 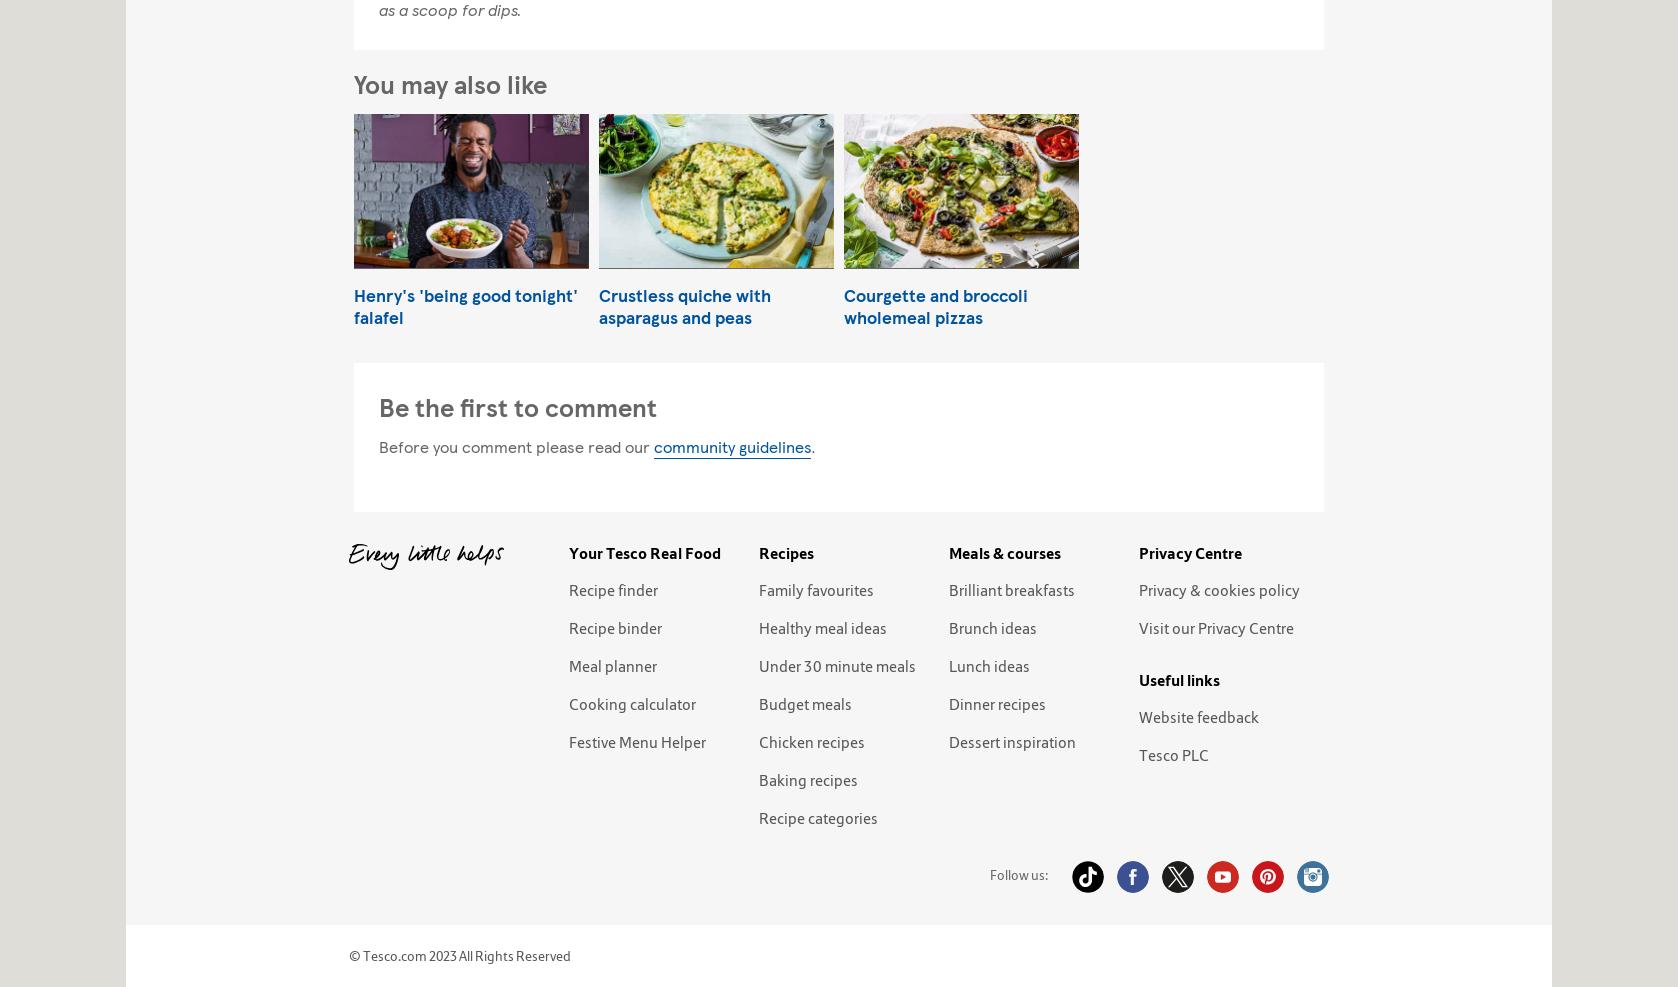 I want to click on 'Be the first to comment', so click(x=516, y=405).